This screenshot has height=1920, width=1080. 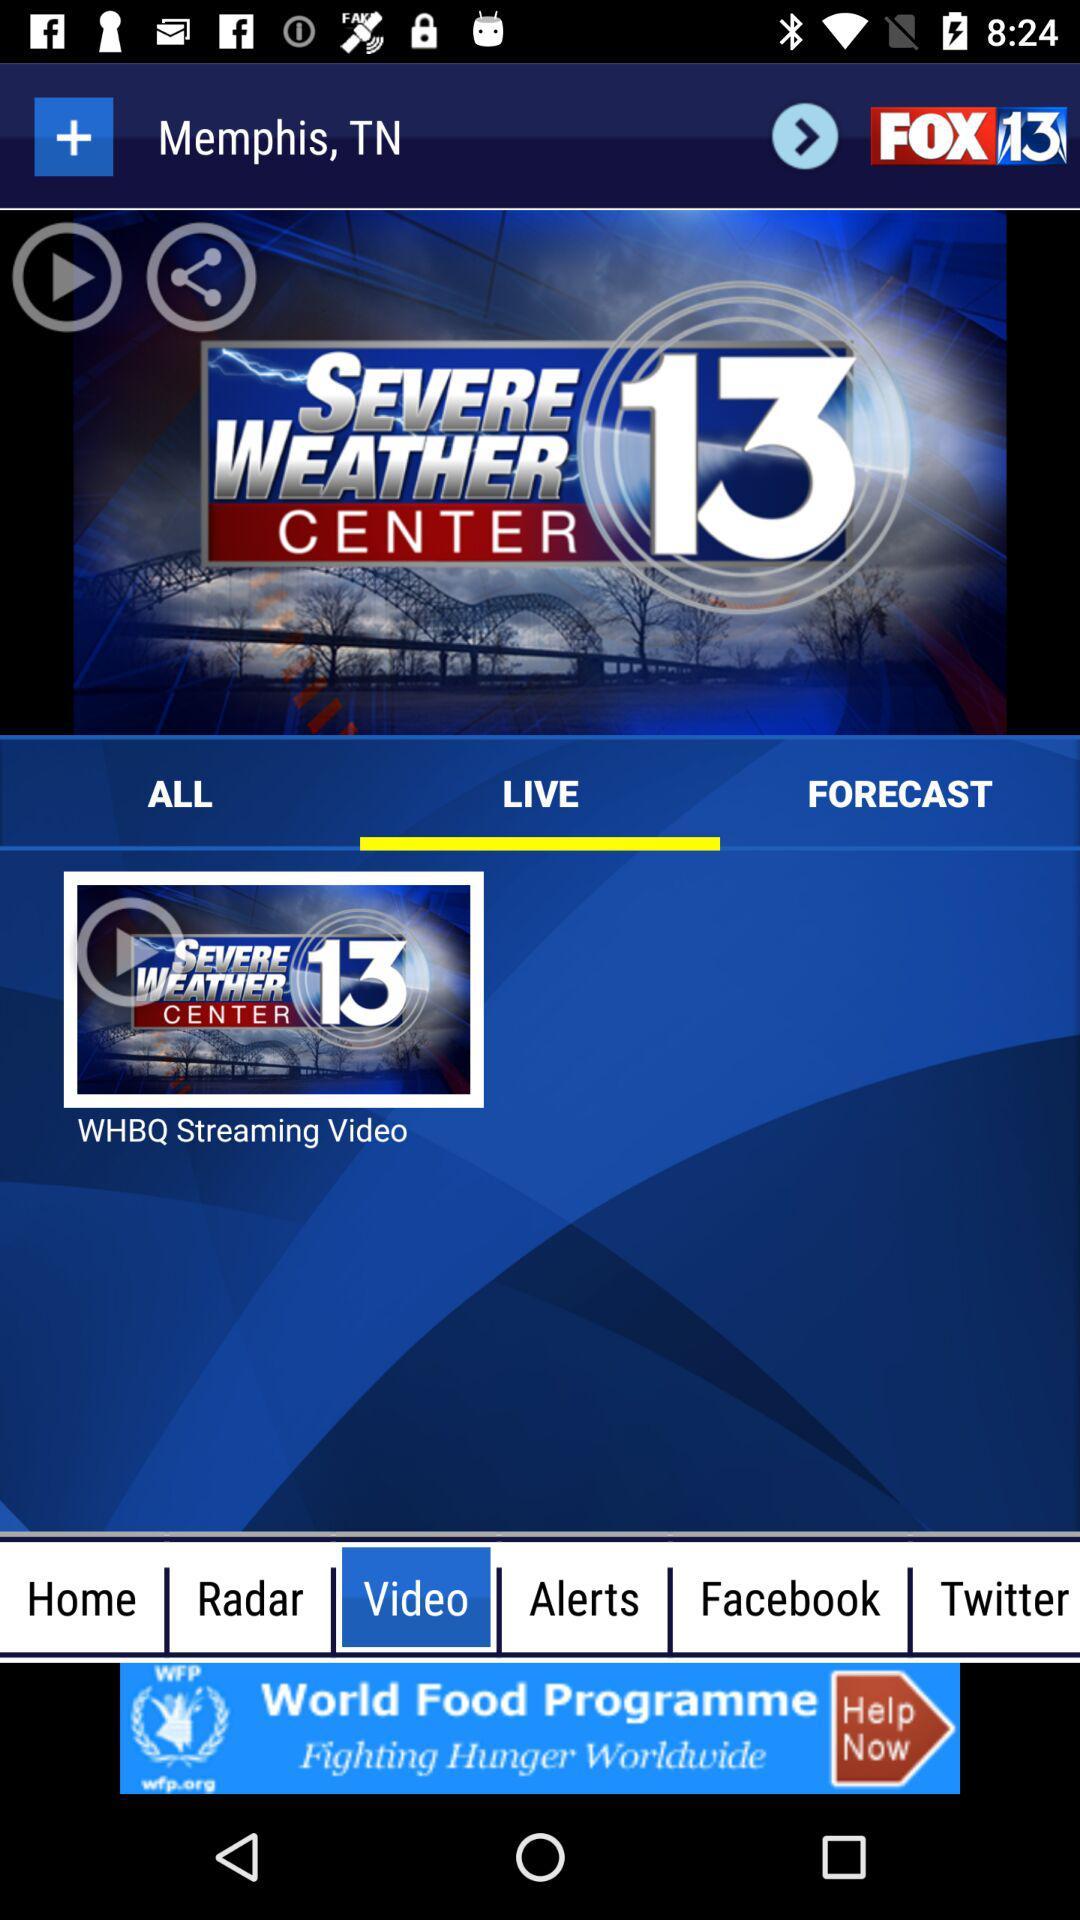 What do you see at coordinates (804, 135) in the screenshot?
I see `click arrow button` at bounding box center [804, 135].